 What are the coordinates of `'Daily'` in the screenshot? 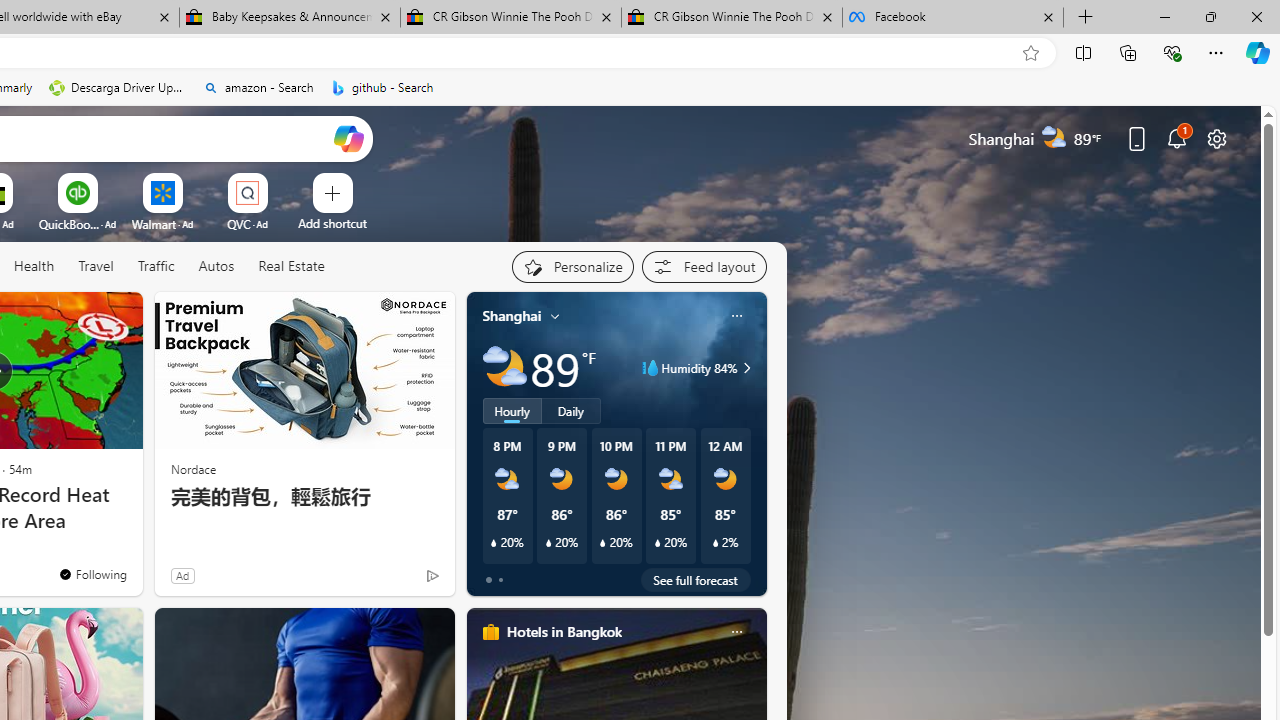 It's located at (570, 410).